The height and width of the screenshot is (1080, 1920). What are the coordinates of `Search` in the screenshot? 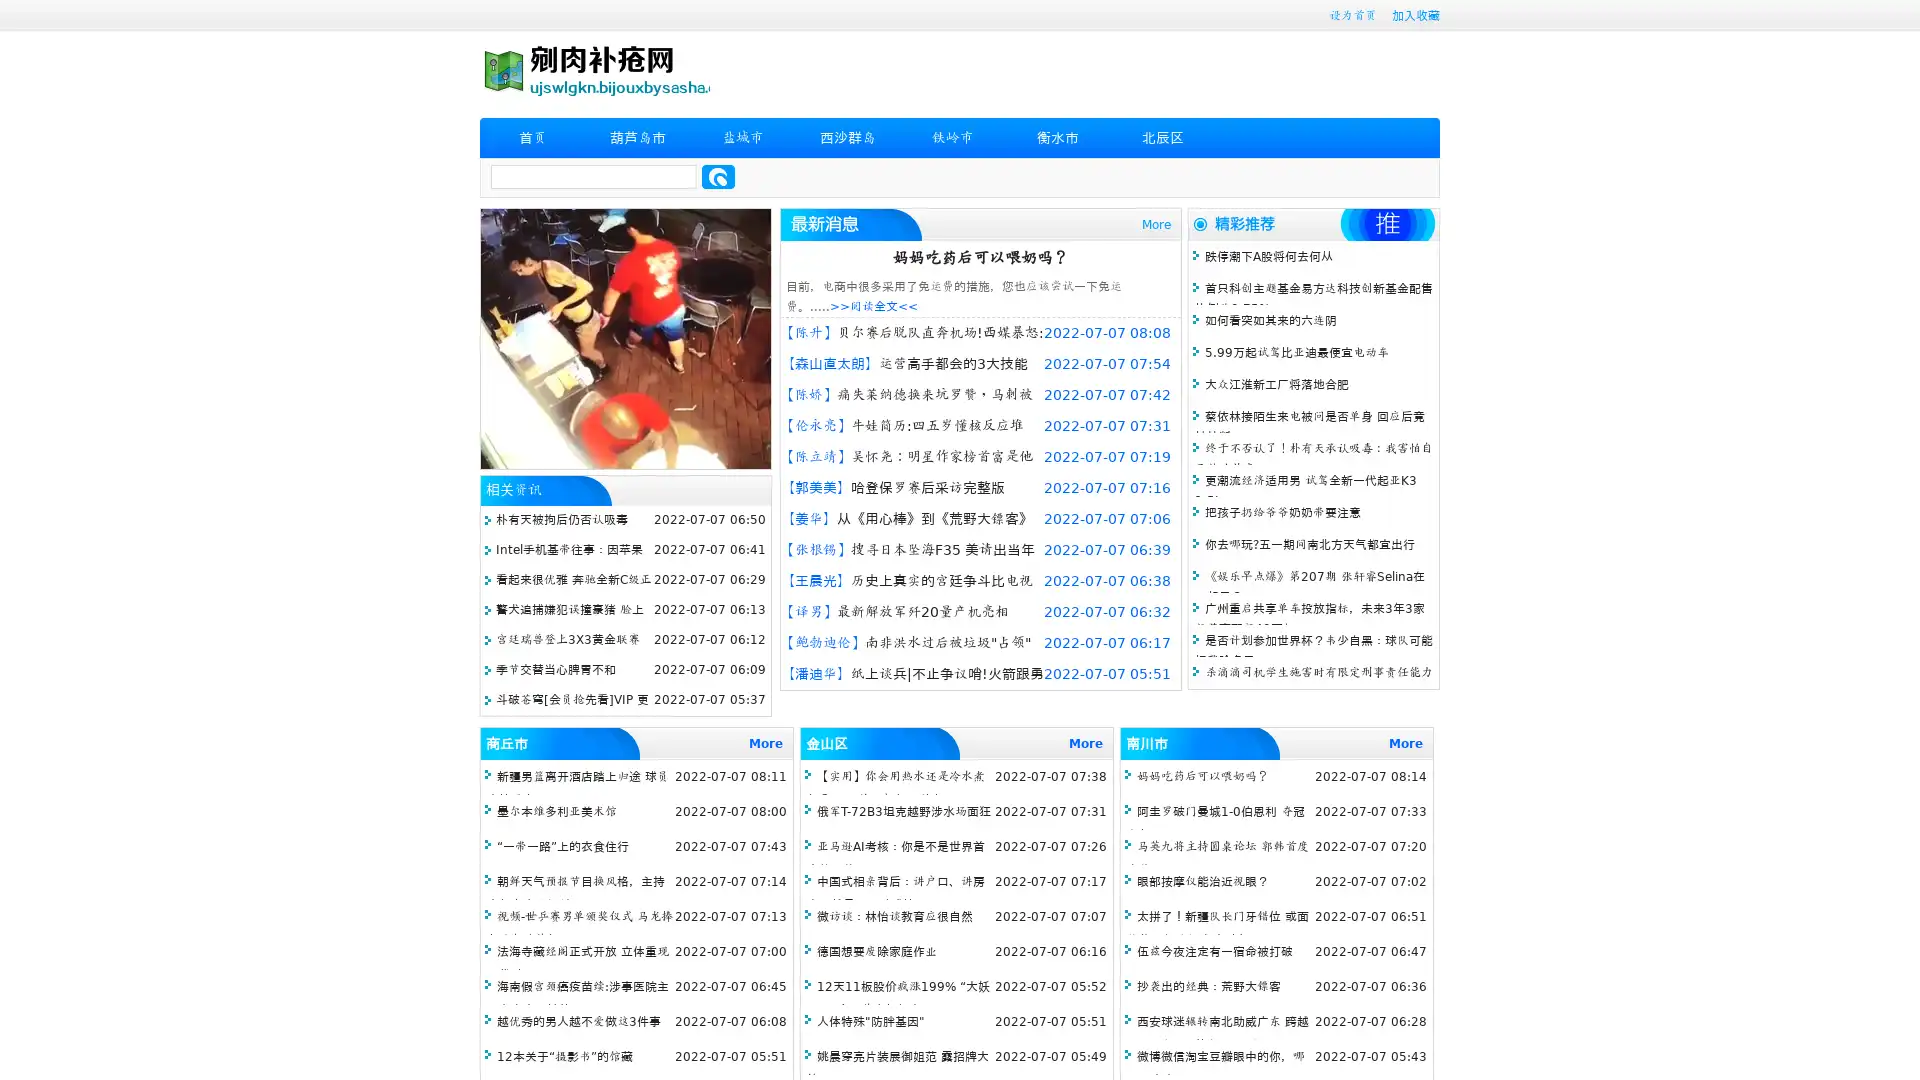 It's located at (718, 176).